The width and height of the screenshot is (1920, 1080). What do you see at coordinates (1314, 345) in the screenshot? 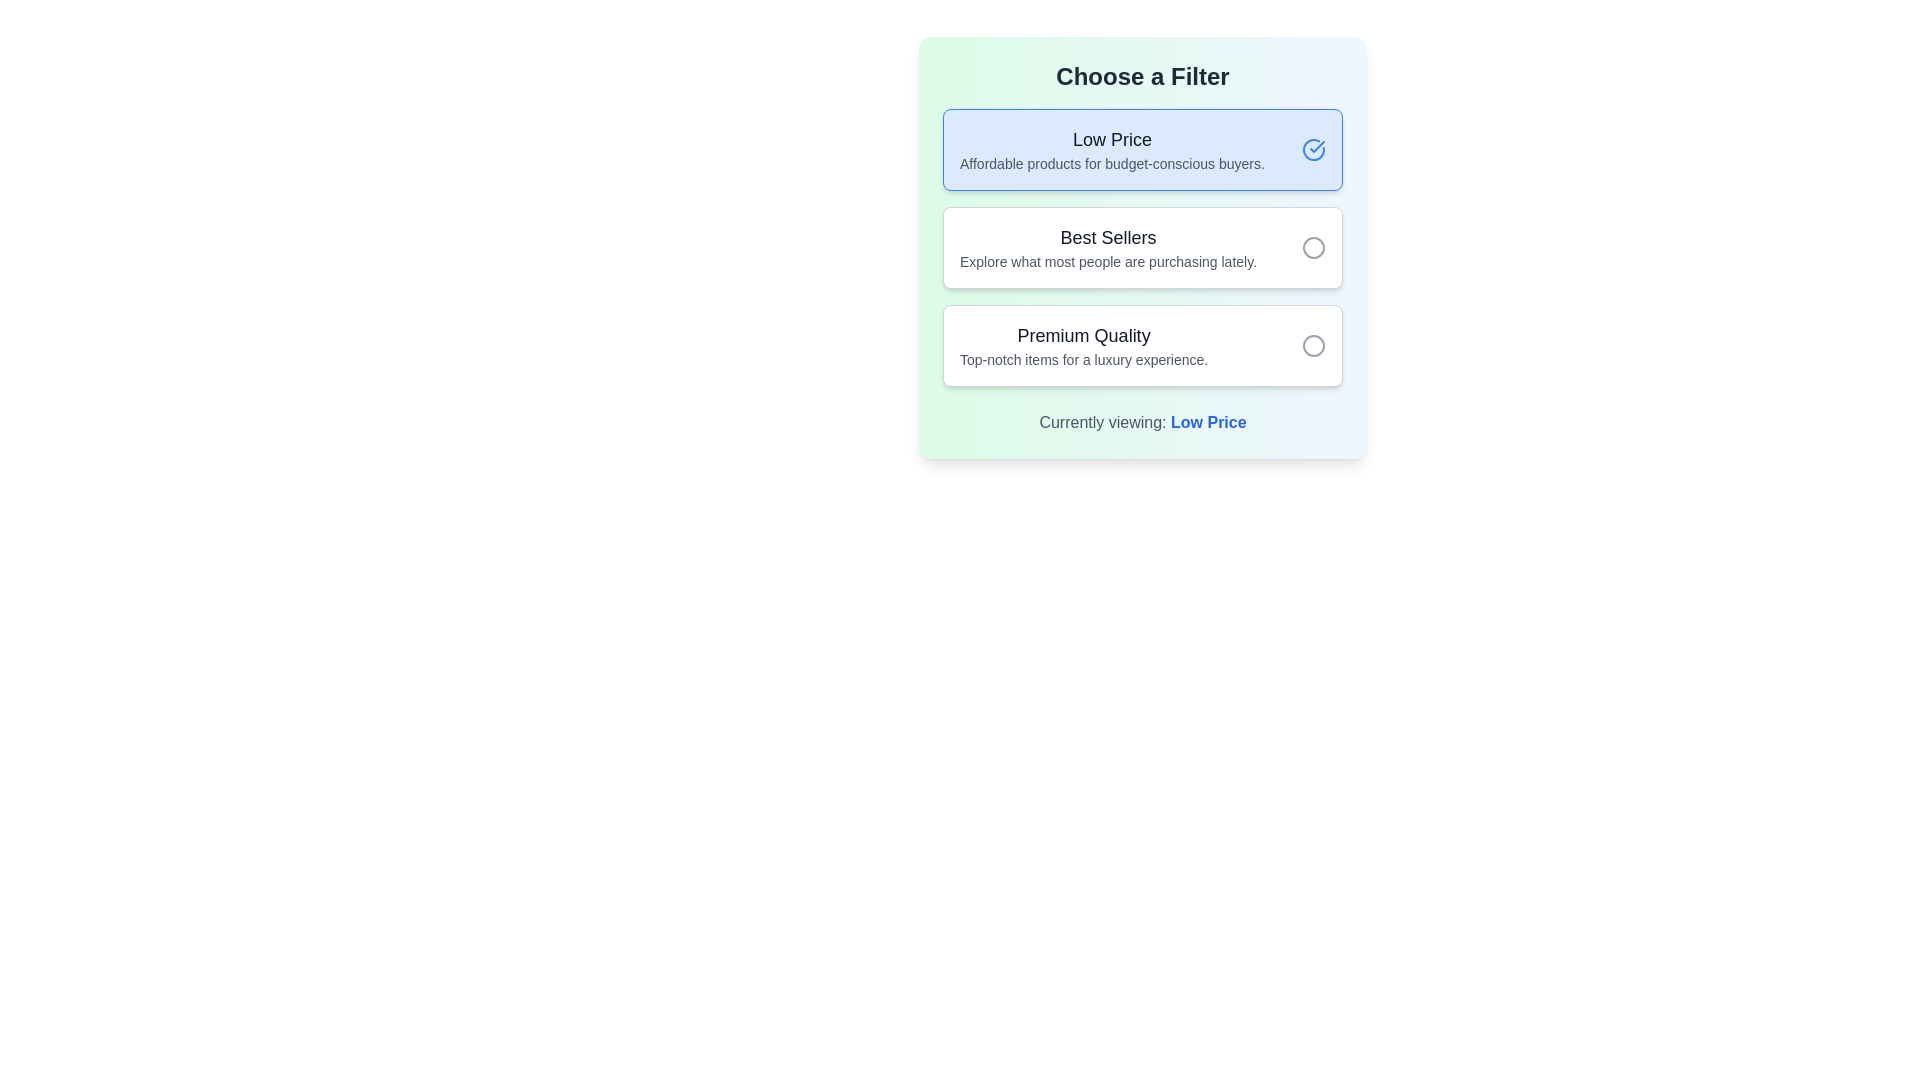
I see `the circular radio button for the 'Premium Quality' option` at bounding box center [1314, 345].